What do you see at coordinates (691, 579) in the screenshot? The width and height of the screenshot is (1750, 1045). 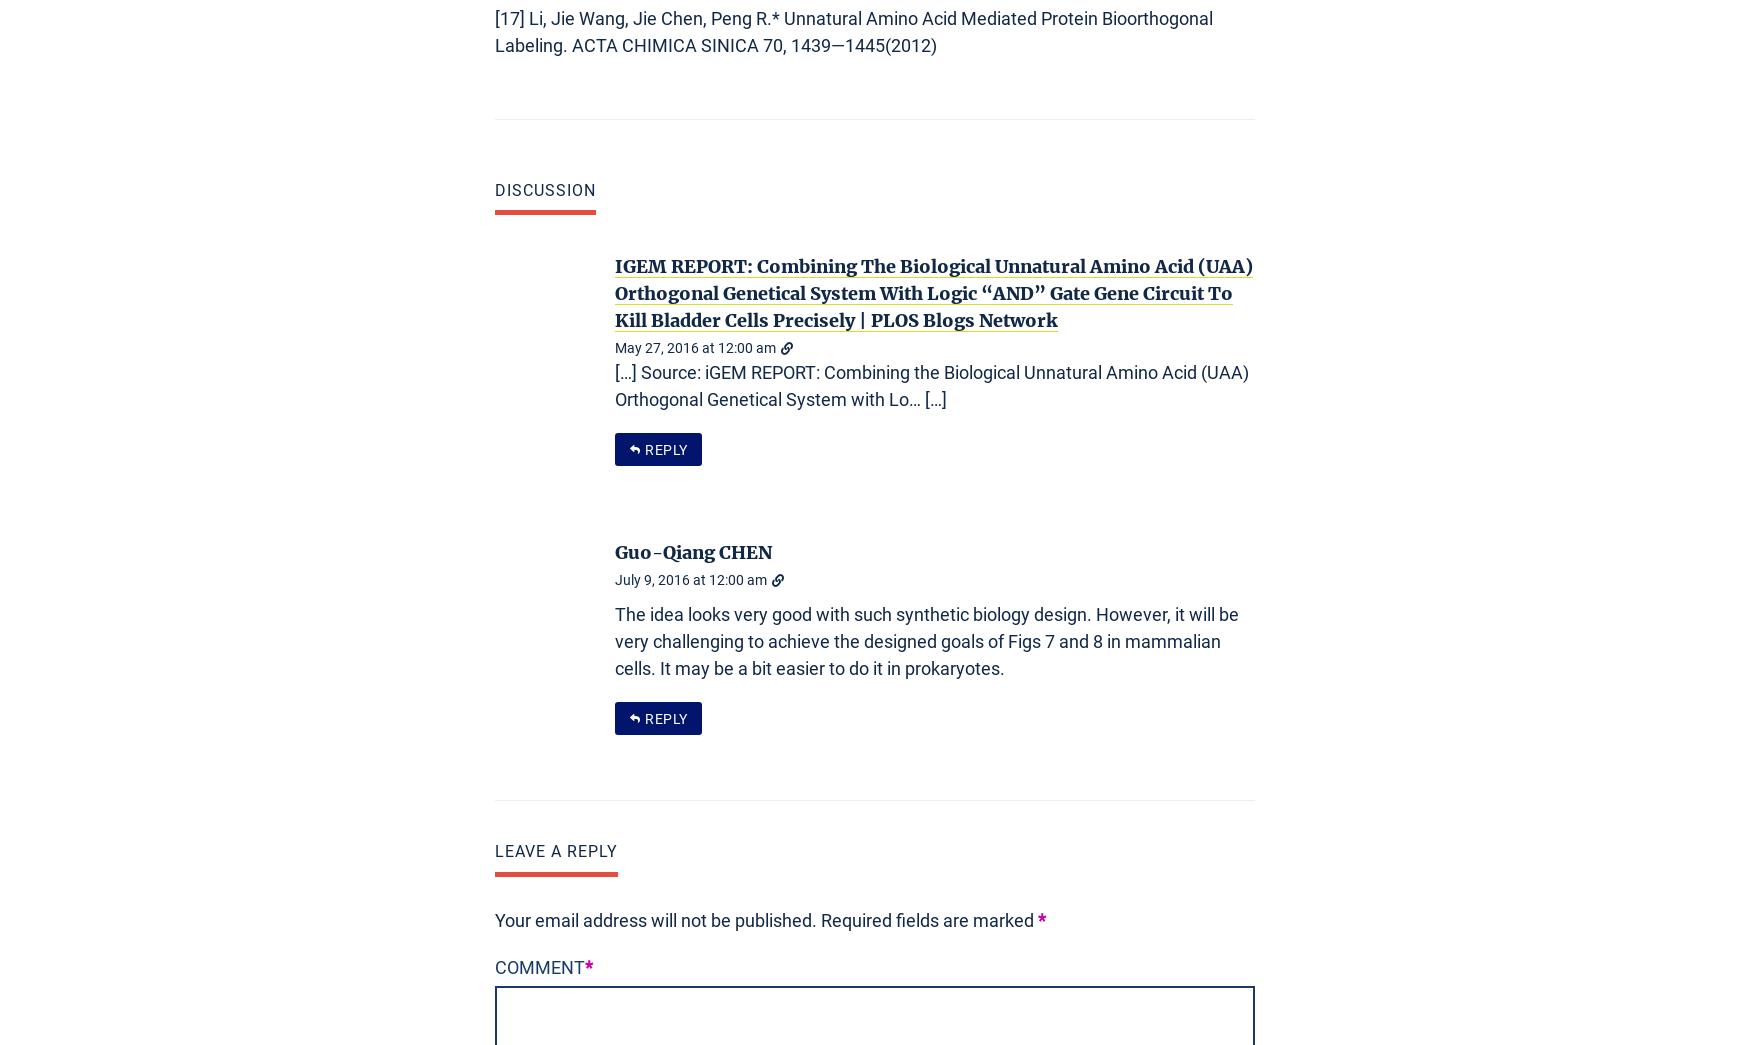 I see `'July 9, 2016 at 12:00 am'` at bounding box center [691, 579].